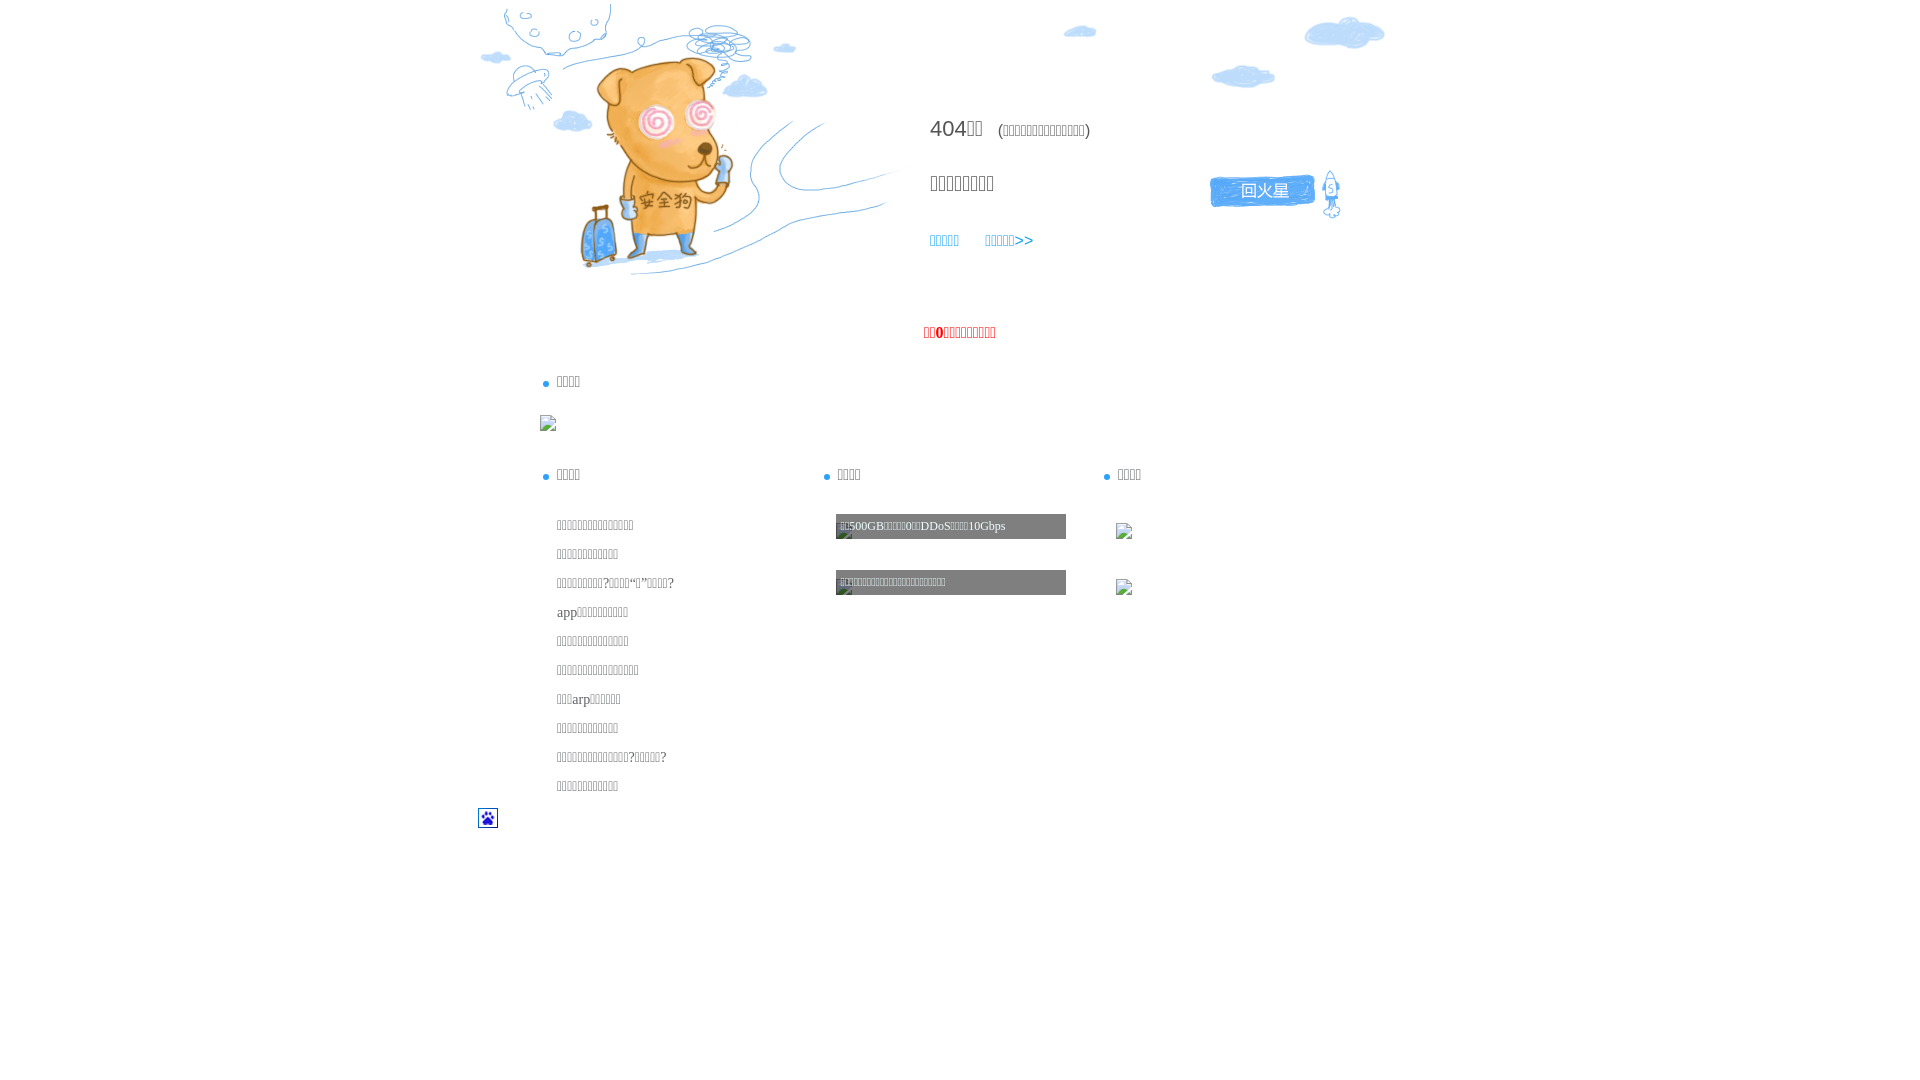 This screenshot has width=1920, height=1080. I want to click on '404', so click(947, 128).